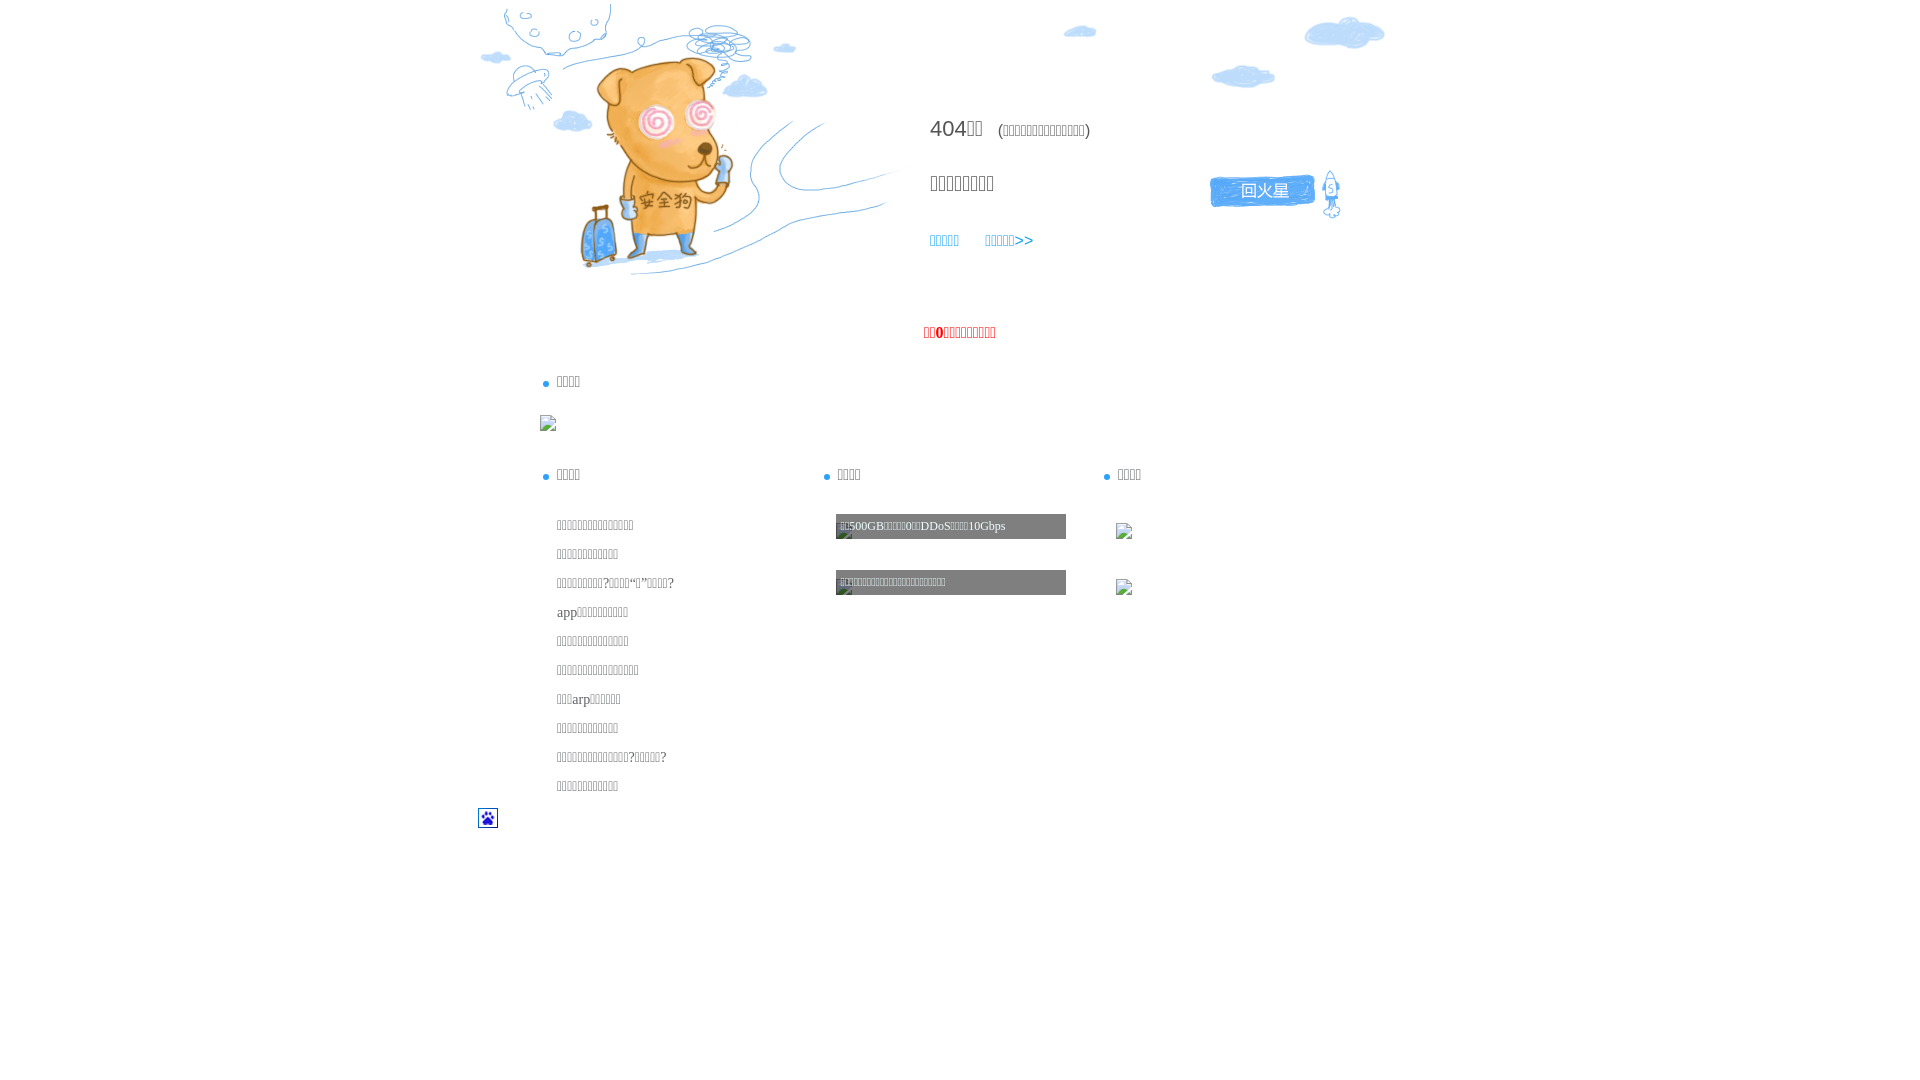 This screenshot has width=1920, height=1080. I want to click on '404', so click(947, 128).